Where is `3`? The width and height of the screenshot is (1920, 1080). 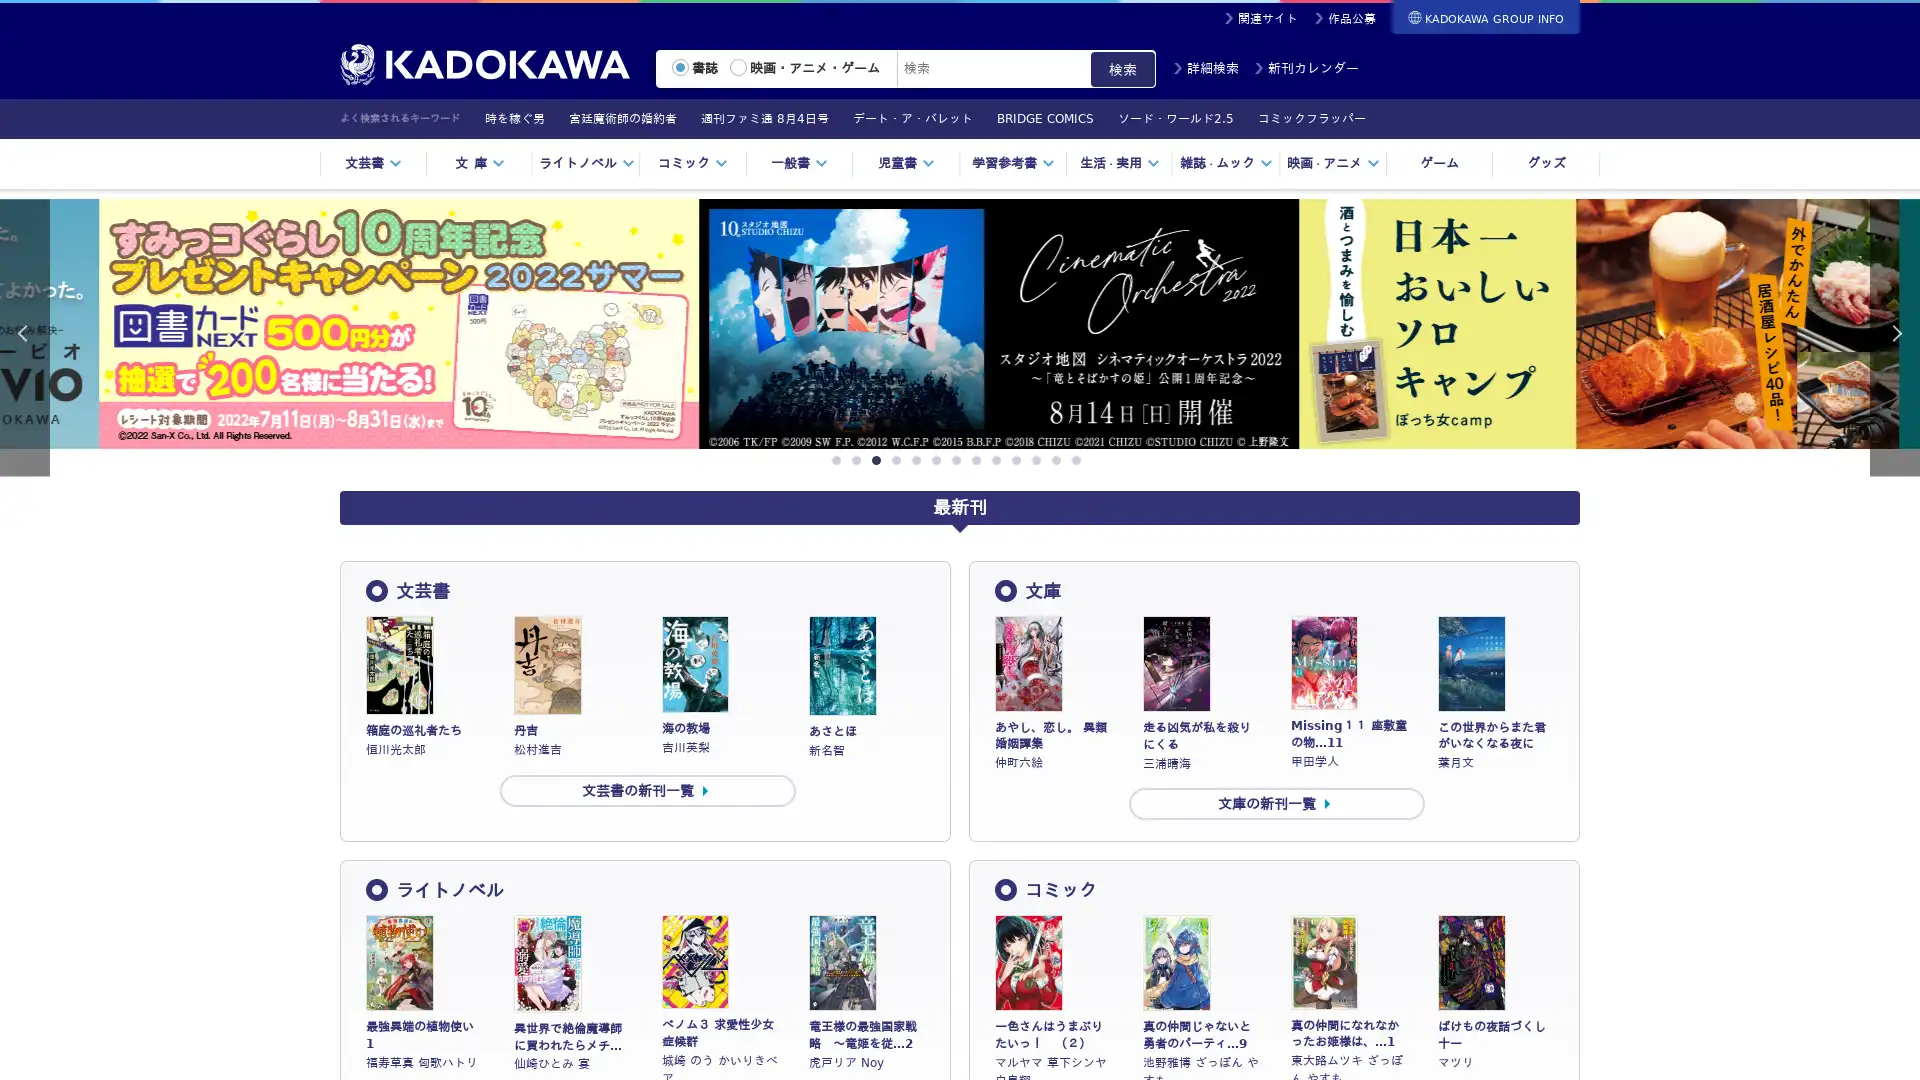 3 is located at coordinates (879, 461).